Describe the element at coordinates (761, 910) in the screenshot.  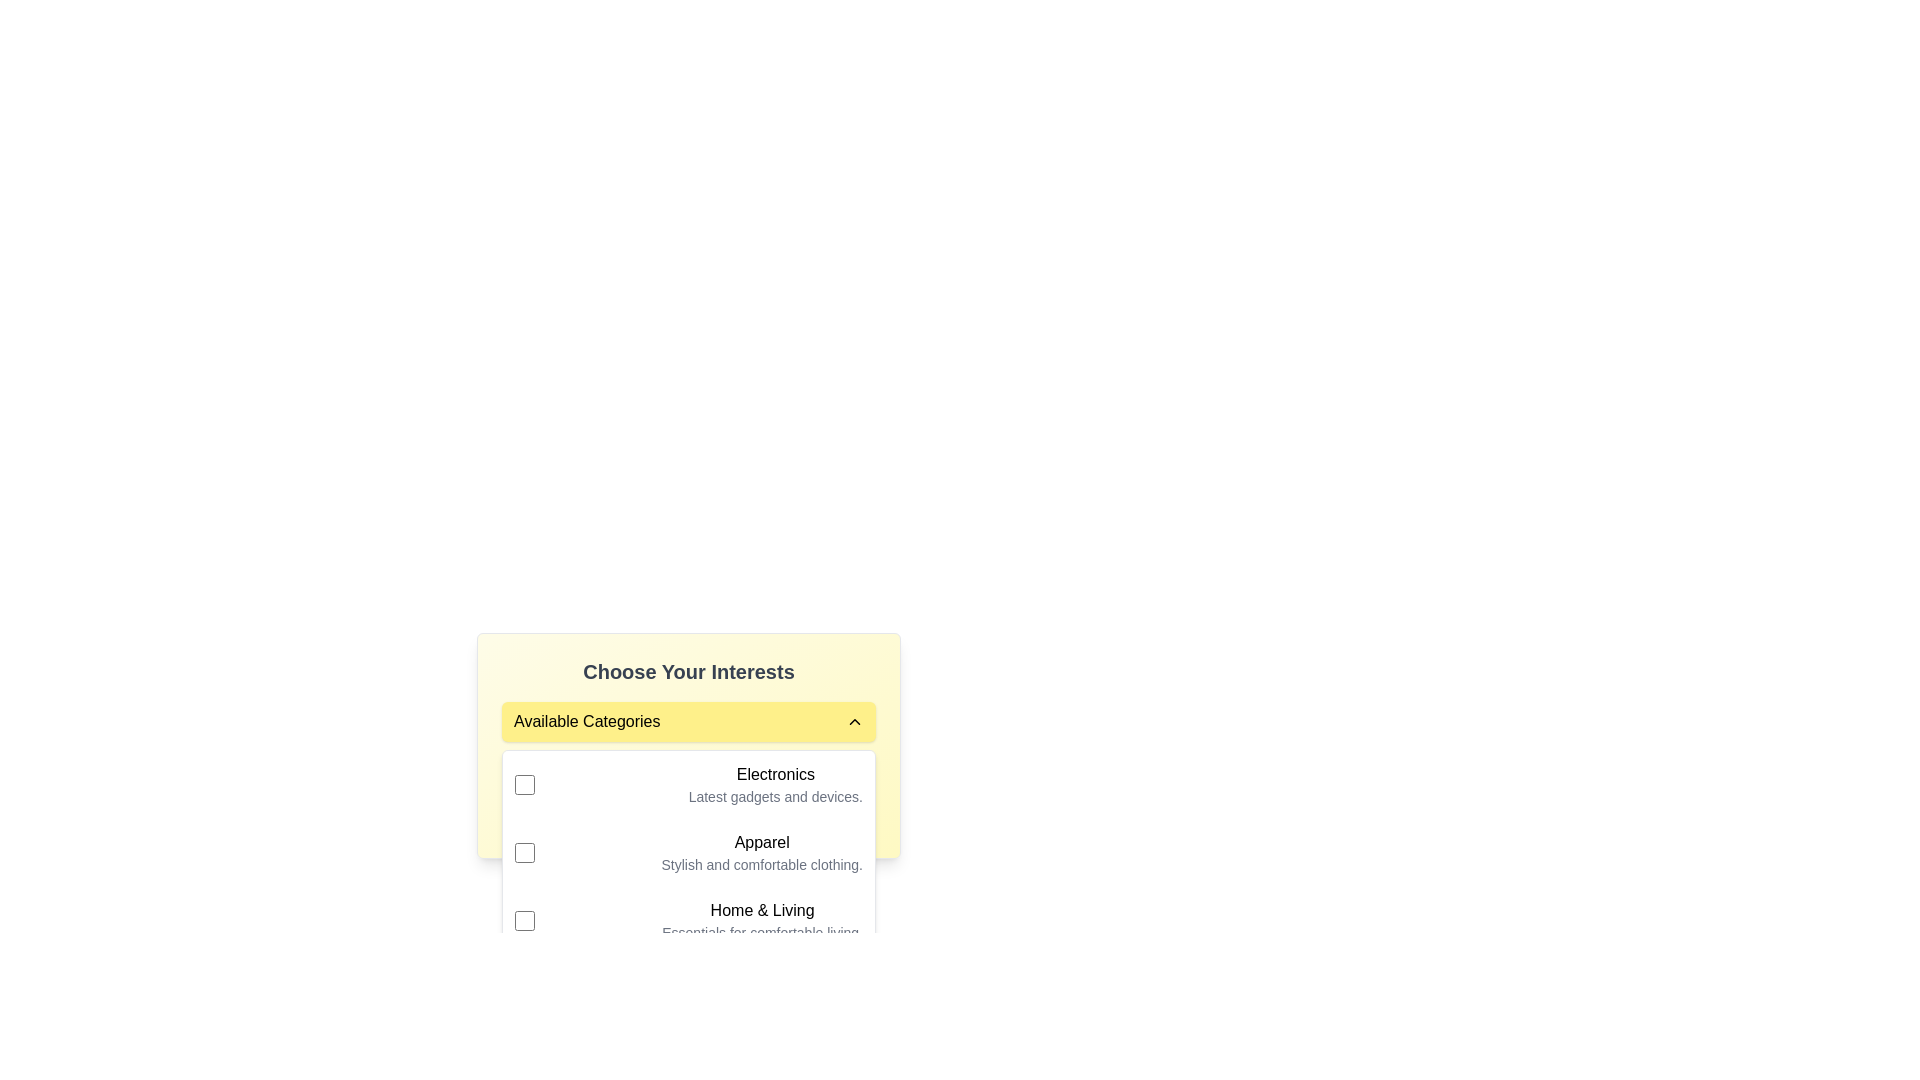
I see `the 'Home & Living' text label in the 'Available Categories' dropdown section under 'Choose Your Interests'` at that location.